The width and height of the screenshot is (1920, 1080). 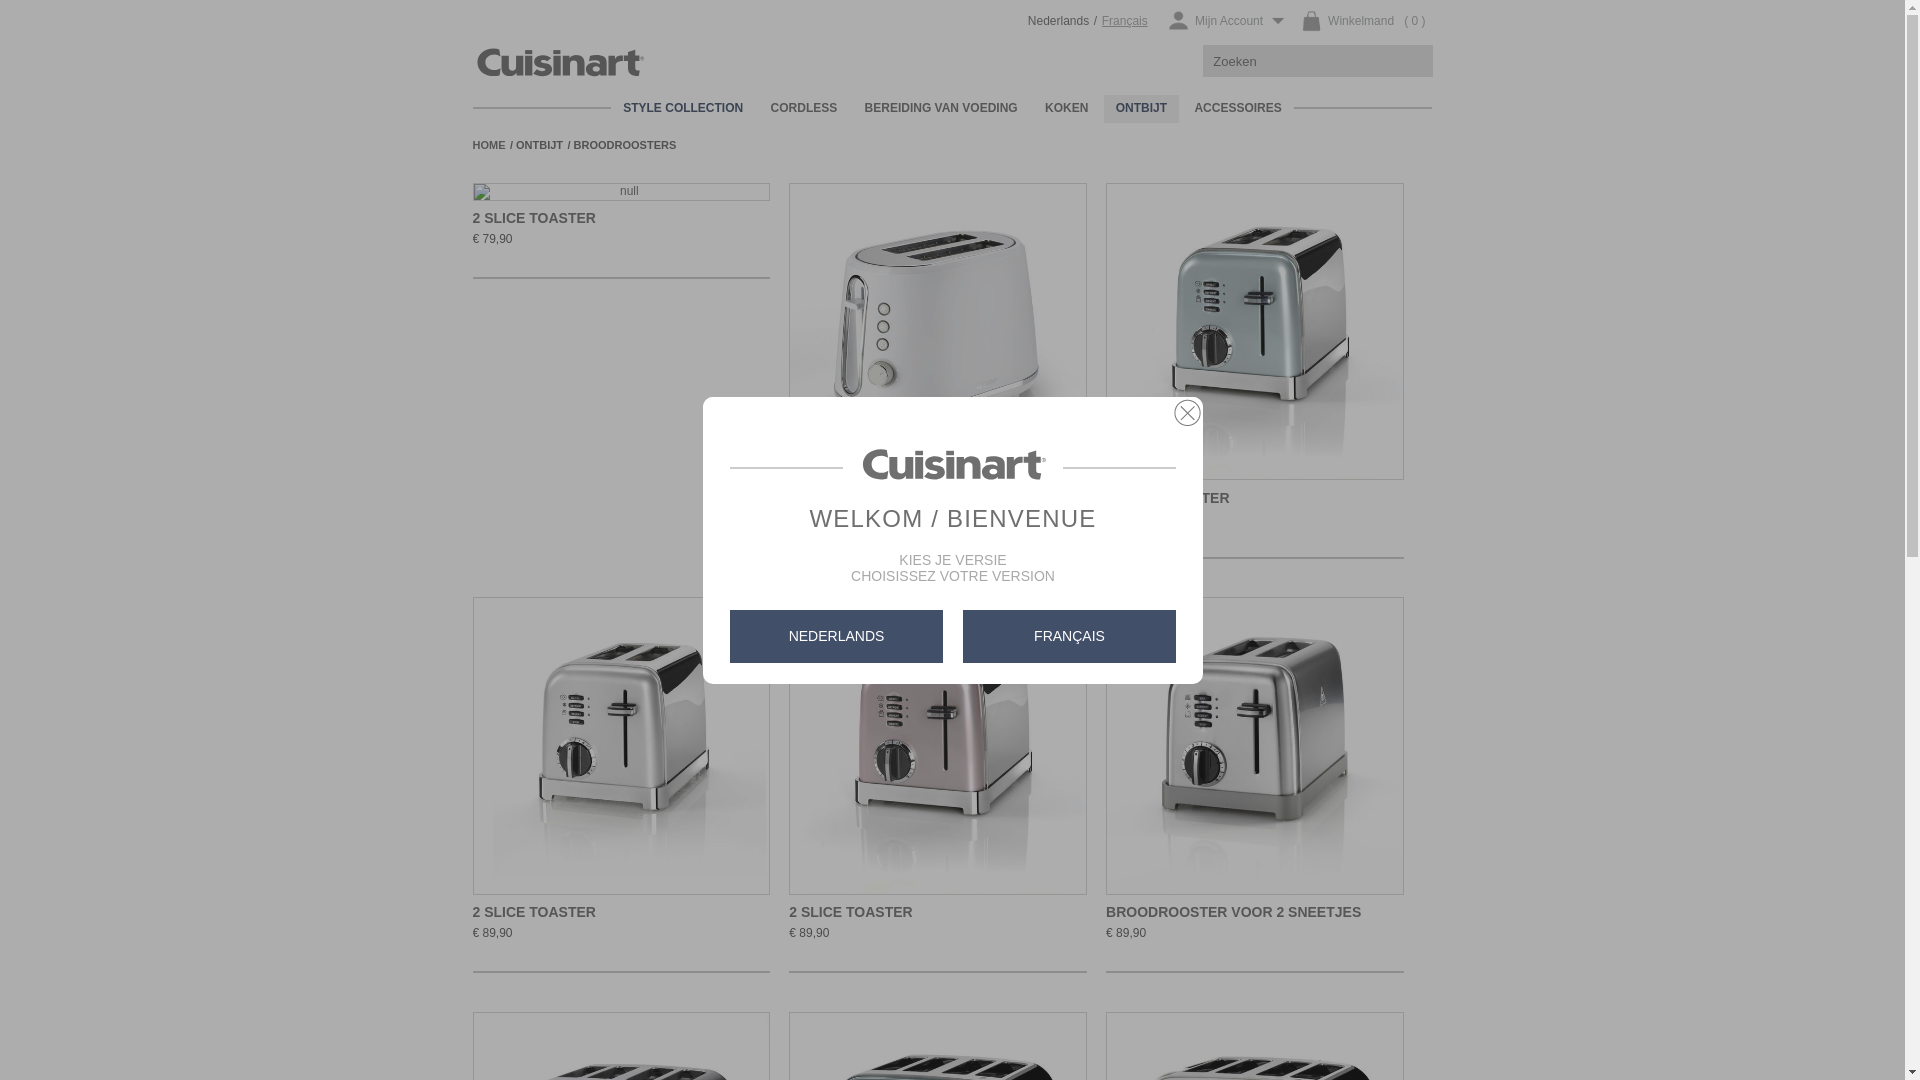 What do you see at coordinates (850, 496) in the screenshot?
I see `'2 SLICE TOASTER'` at bounding box center [850, 496].